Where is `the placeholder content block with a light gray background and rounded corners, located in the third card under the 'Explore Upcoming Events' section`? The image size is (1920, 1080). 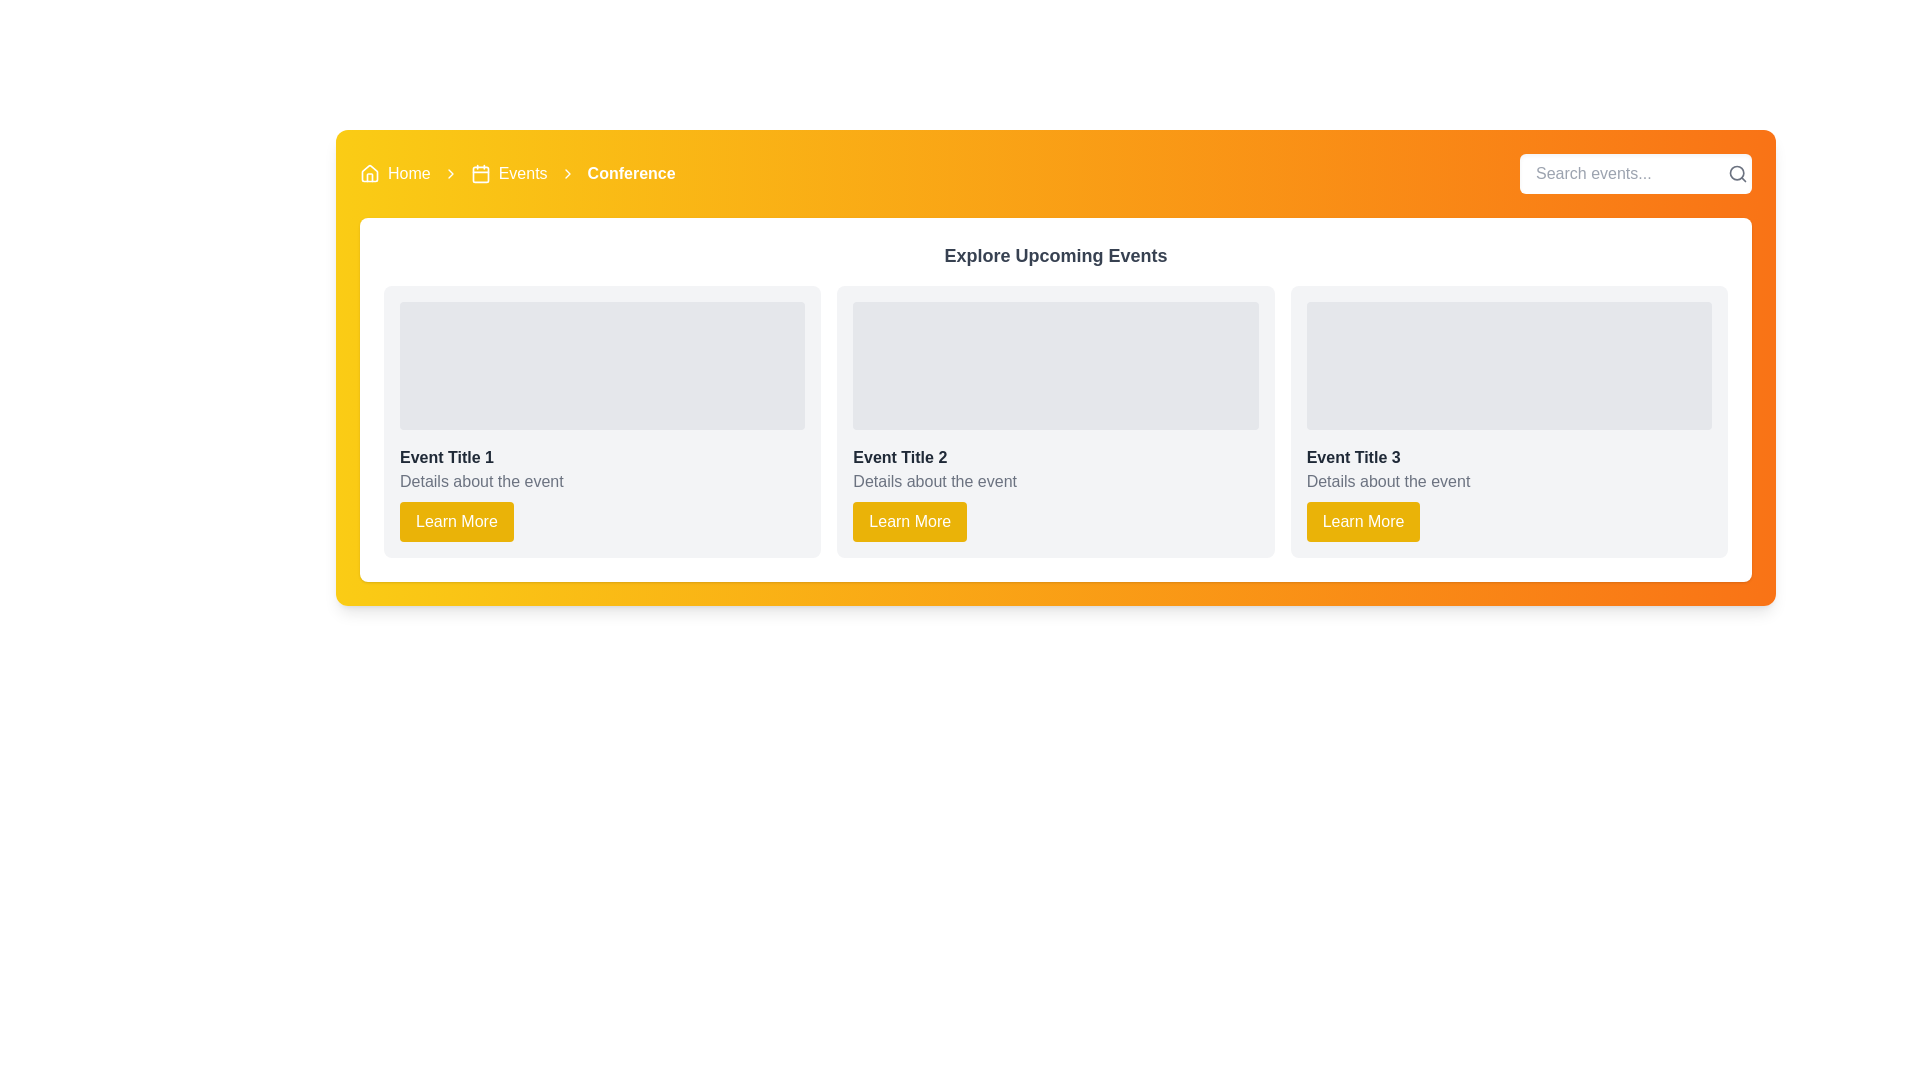 the placeholder content block with a light gray background and rounded corners, located in the third card under the 'Explore Upcoming Events' section is located at coordinates (1509, 366).